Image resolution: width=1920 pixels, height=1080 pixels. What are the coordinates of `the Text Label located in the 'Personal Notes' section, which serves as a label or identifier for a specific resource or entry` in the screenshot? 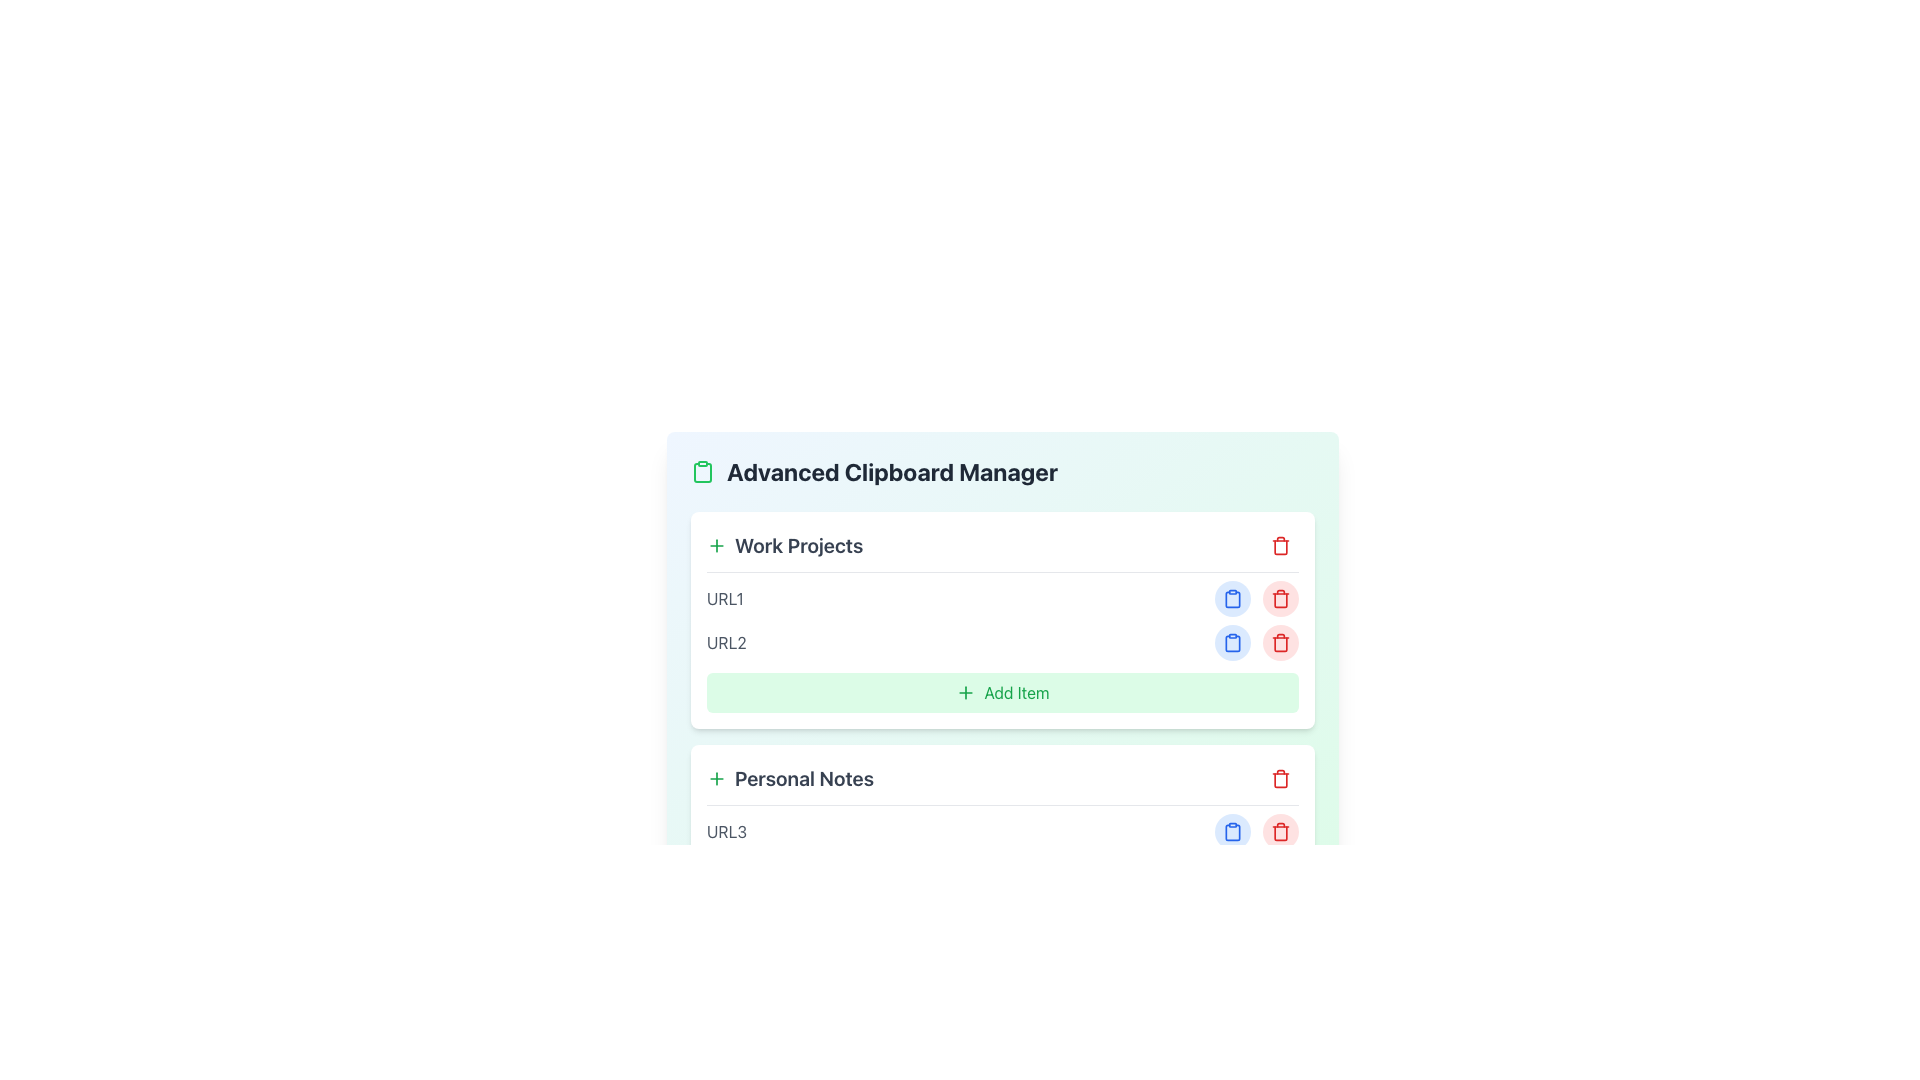 It's located at (726, 832).